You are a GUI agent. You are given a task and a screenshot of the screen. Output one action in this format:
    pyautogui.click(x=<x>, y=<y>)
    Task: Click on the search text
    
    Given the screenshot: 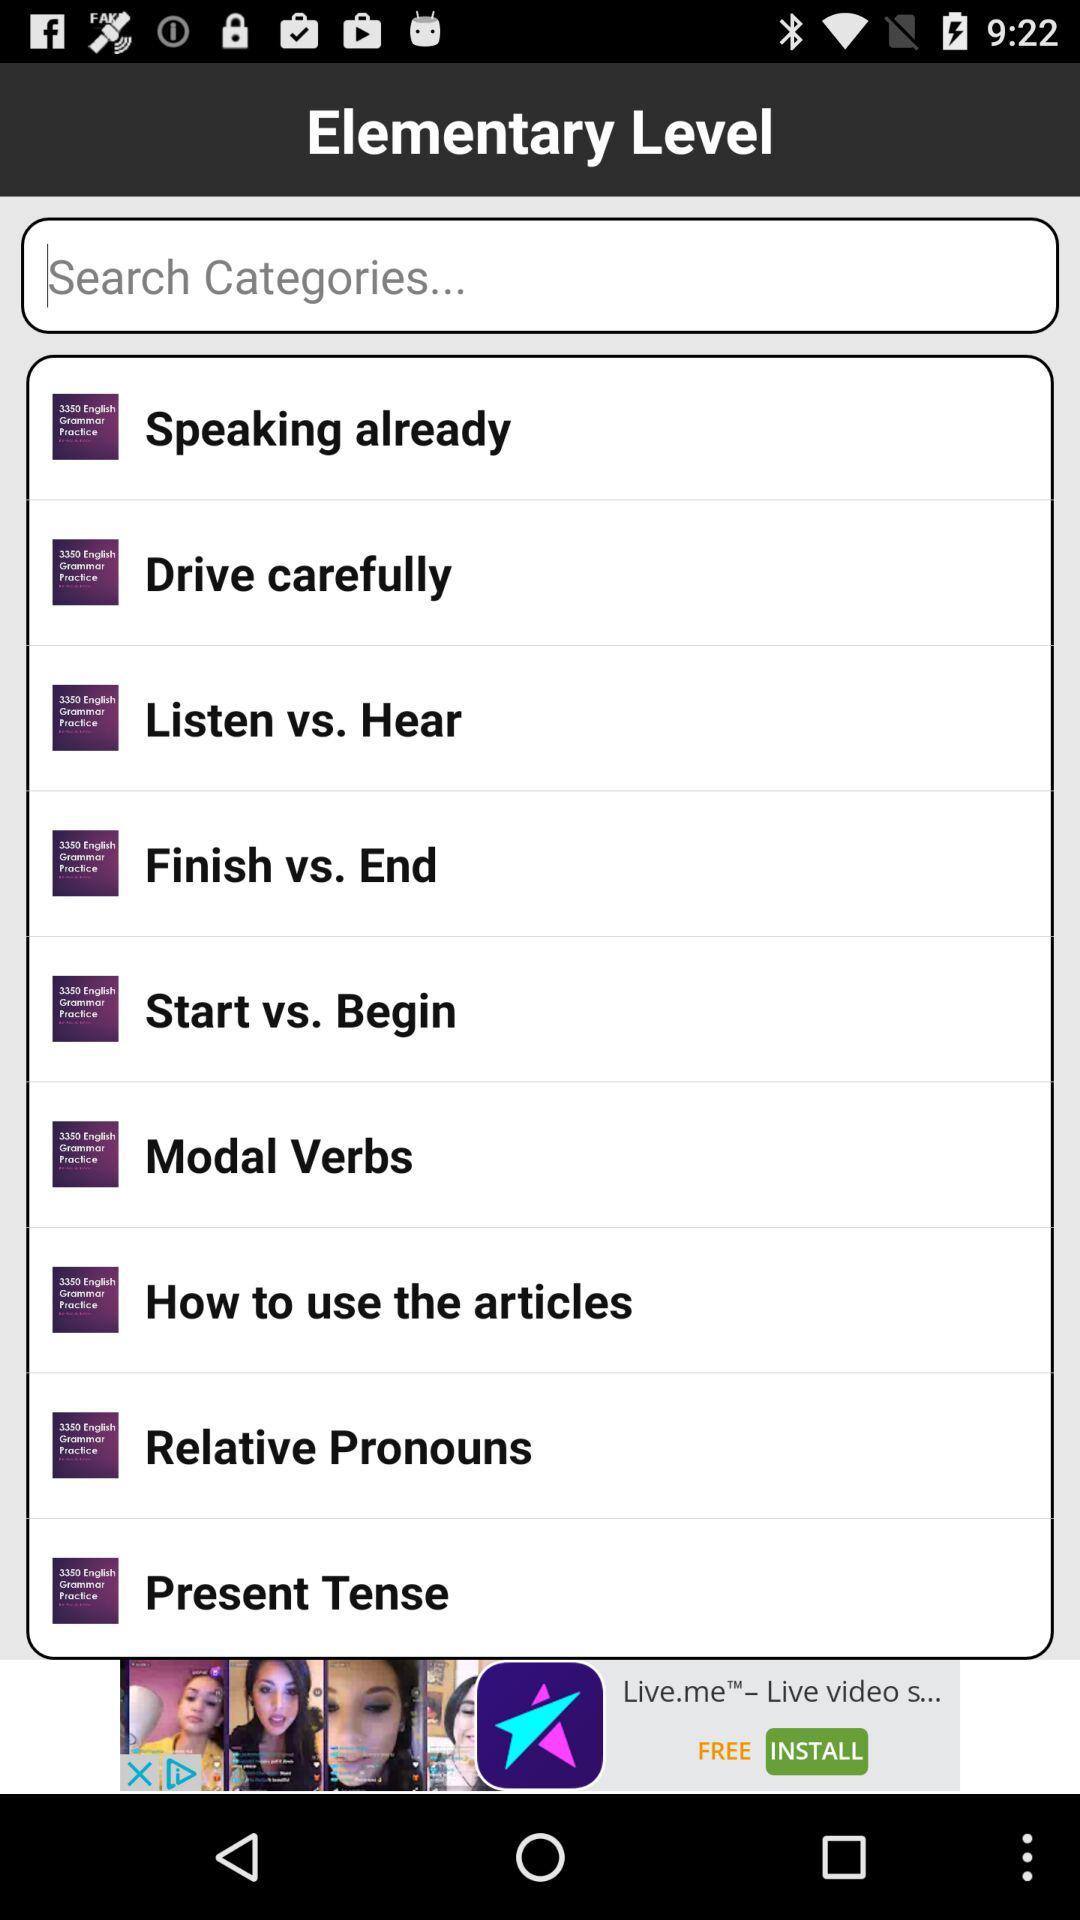 What is the action you would take?
    pyautogui.click(x=540, y=274)
    